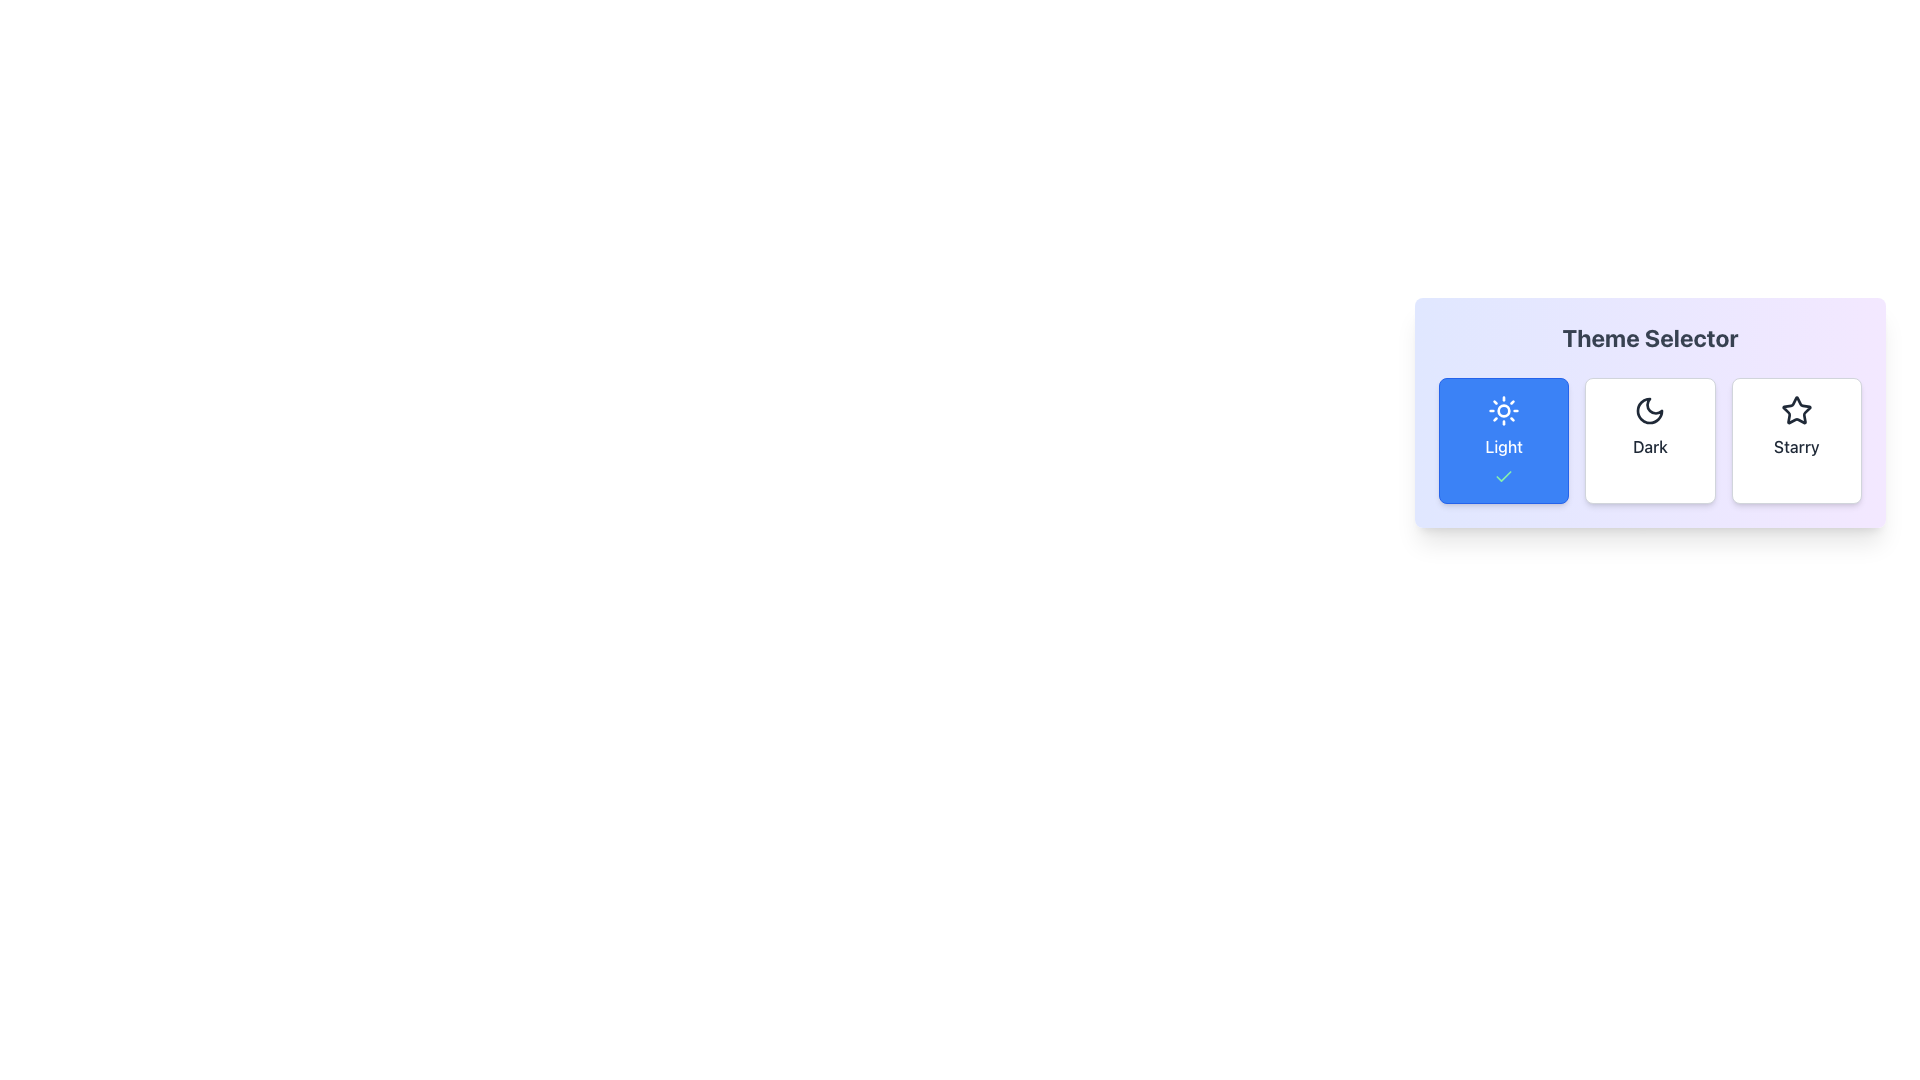 This screenshot has width=1920, height=1080. What do you see at coordinates (1796, 446) in the screenshot?
I see `the text label displaying 'Starry', which is styled with a medium font weight and is located under a star icon within the rightmost card of the theme selector` at bounding box center [1796, 446].